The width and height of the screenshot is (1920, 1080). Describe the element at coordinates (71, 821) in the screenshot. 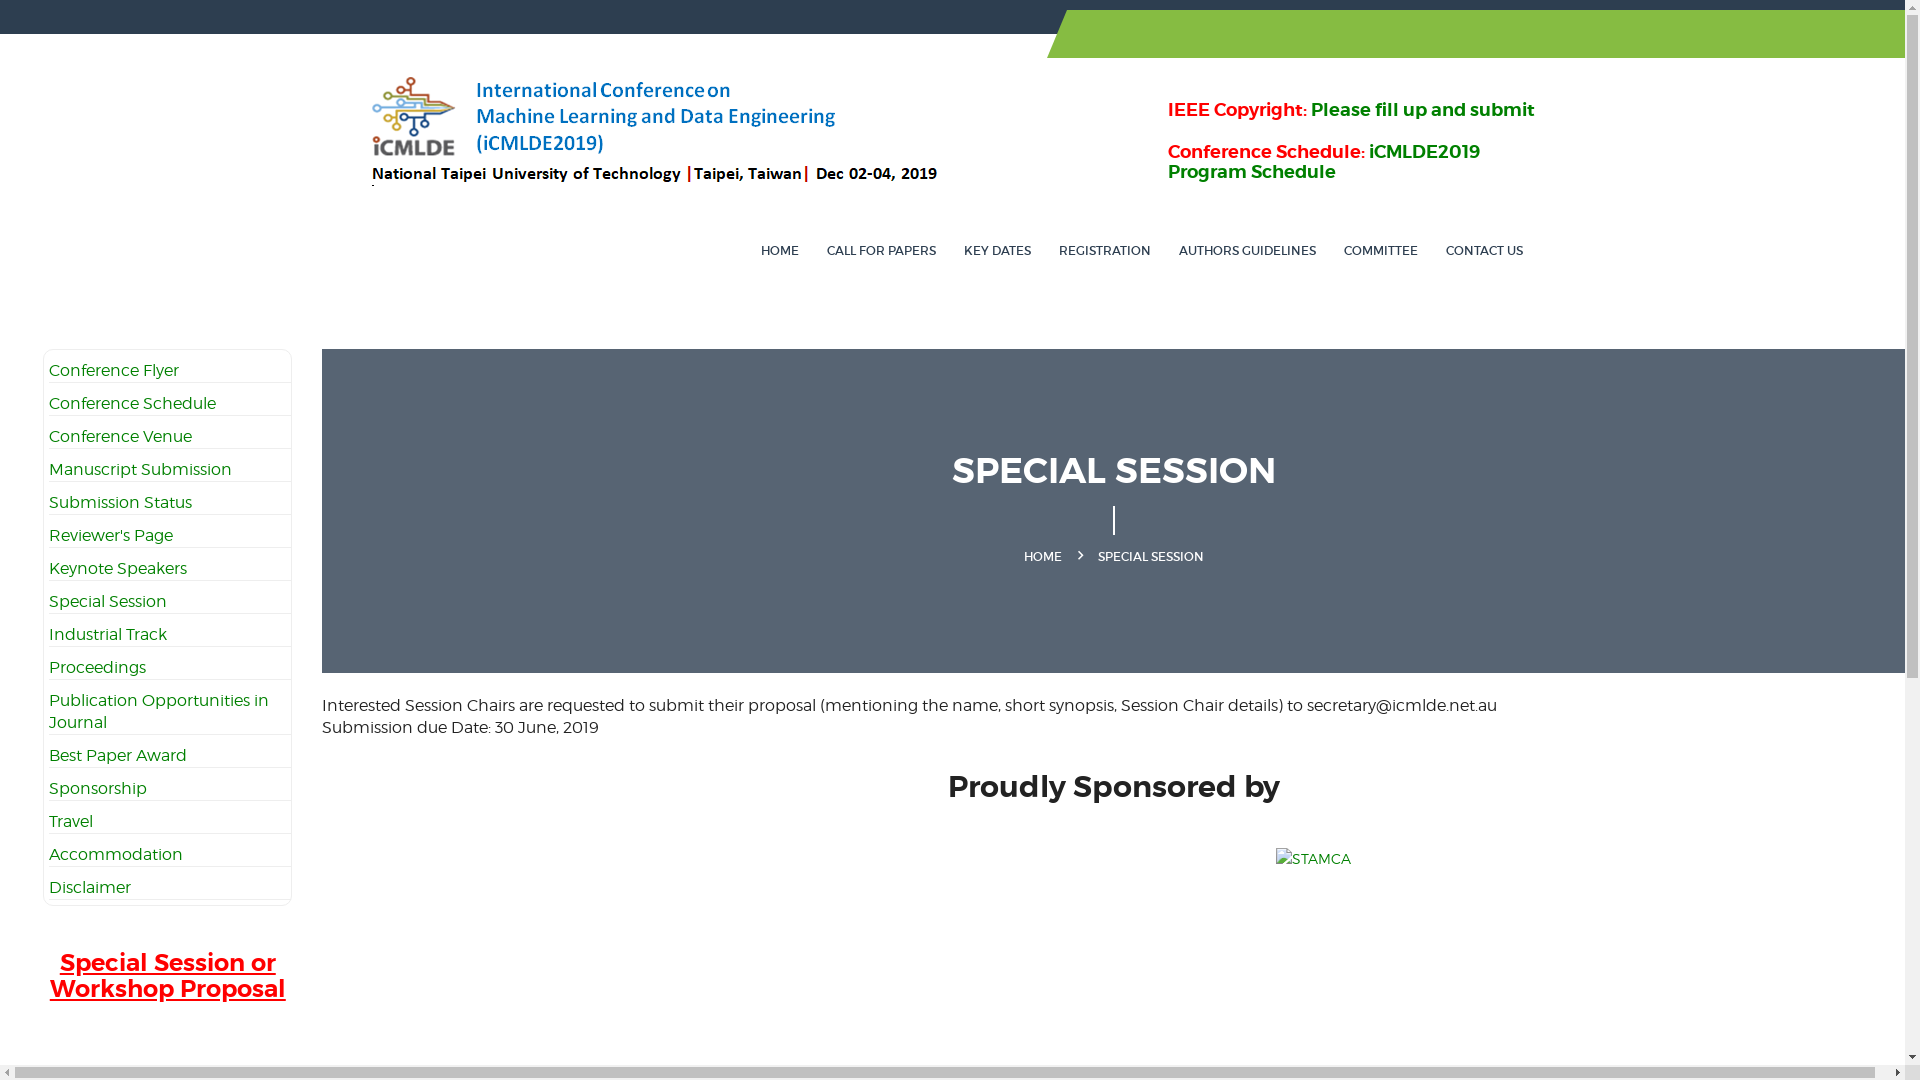

I see `'Travel'` at that location.